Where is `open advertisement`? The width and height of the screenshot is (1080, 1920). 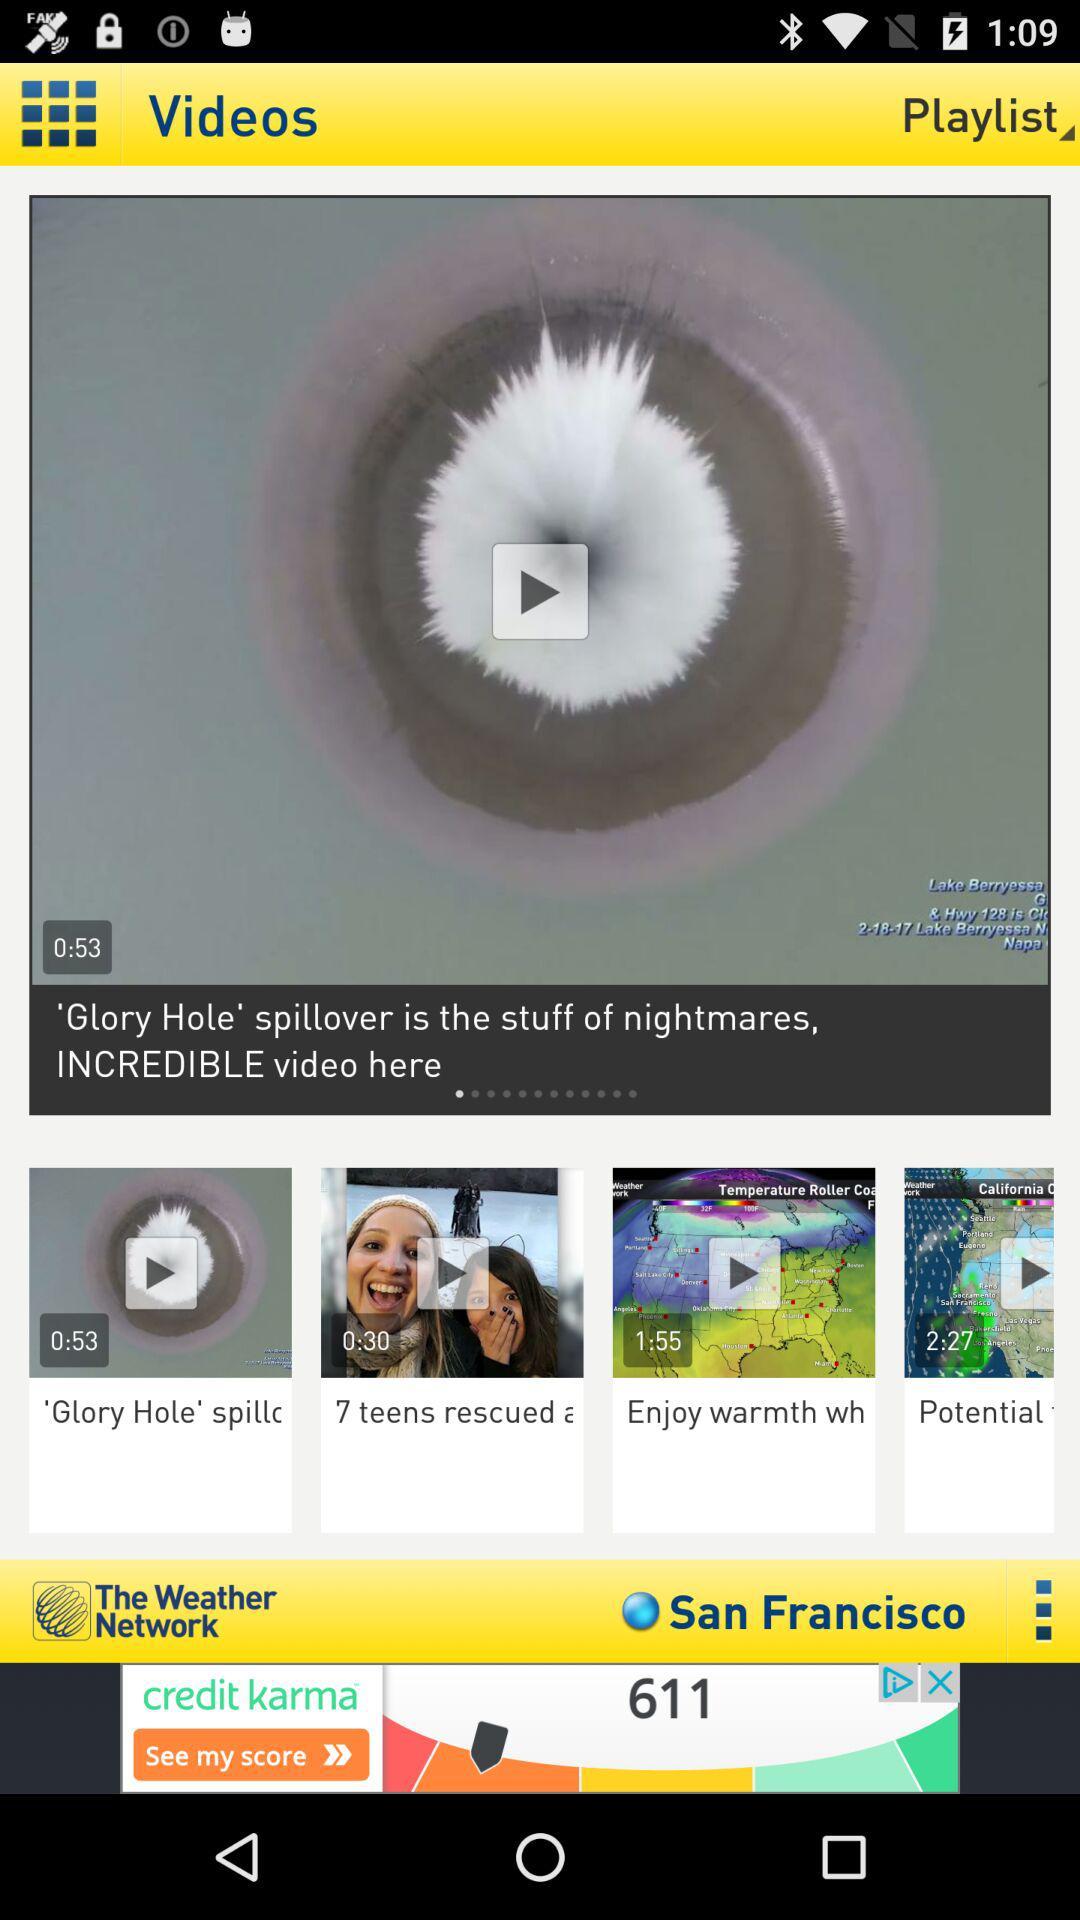
open advertisement is located at coordinates (540, 1727).